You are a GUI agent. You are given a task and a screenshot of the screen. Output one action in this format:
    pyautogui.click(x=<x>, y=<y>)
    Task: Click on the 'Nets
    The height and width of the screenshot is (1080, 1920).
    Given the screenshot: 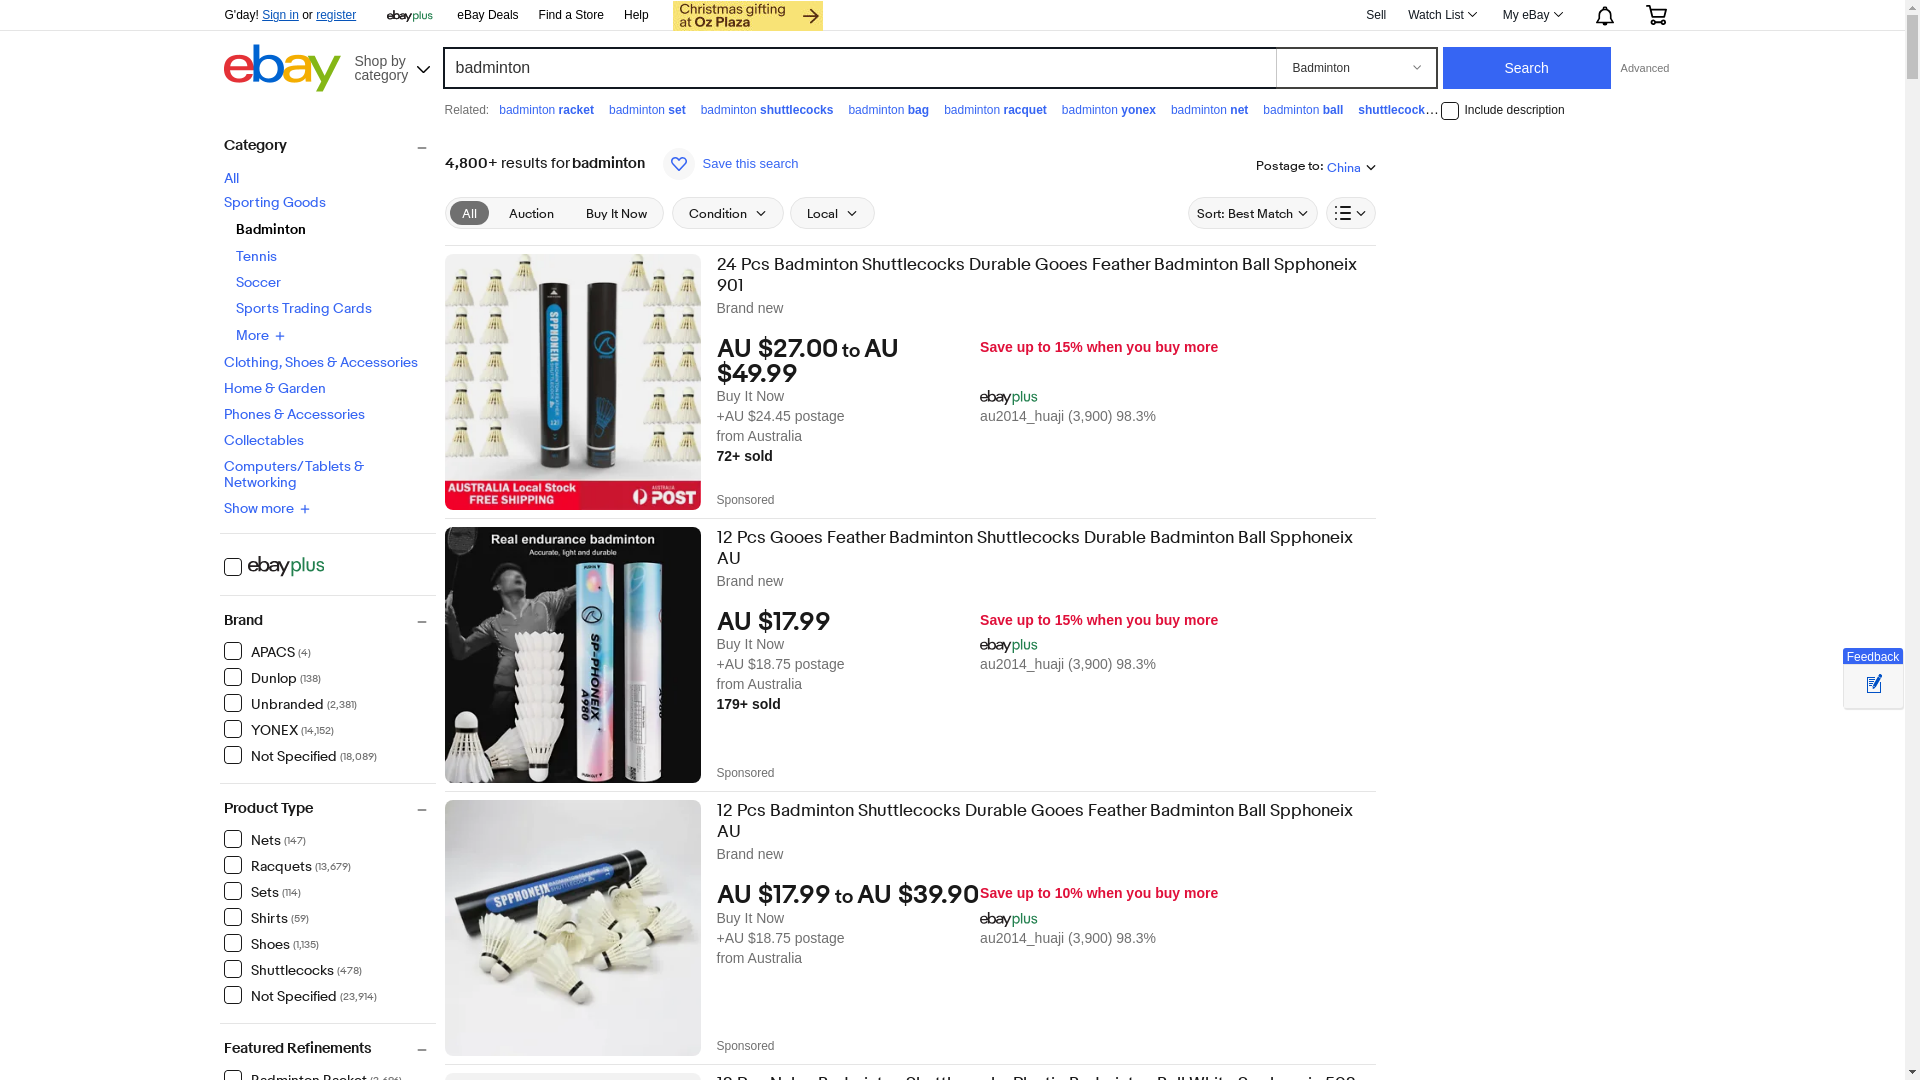 What is the action you would take?
    pyautogui.click(x=263, y=839)
    